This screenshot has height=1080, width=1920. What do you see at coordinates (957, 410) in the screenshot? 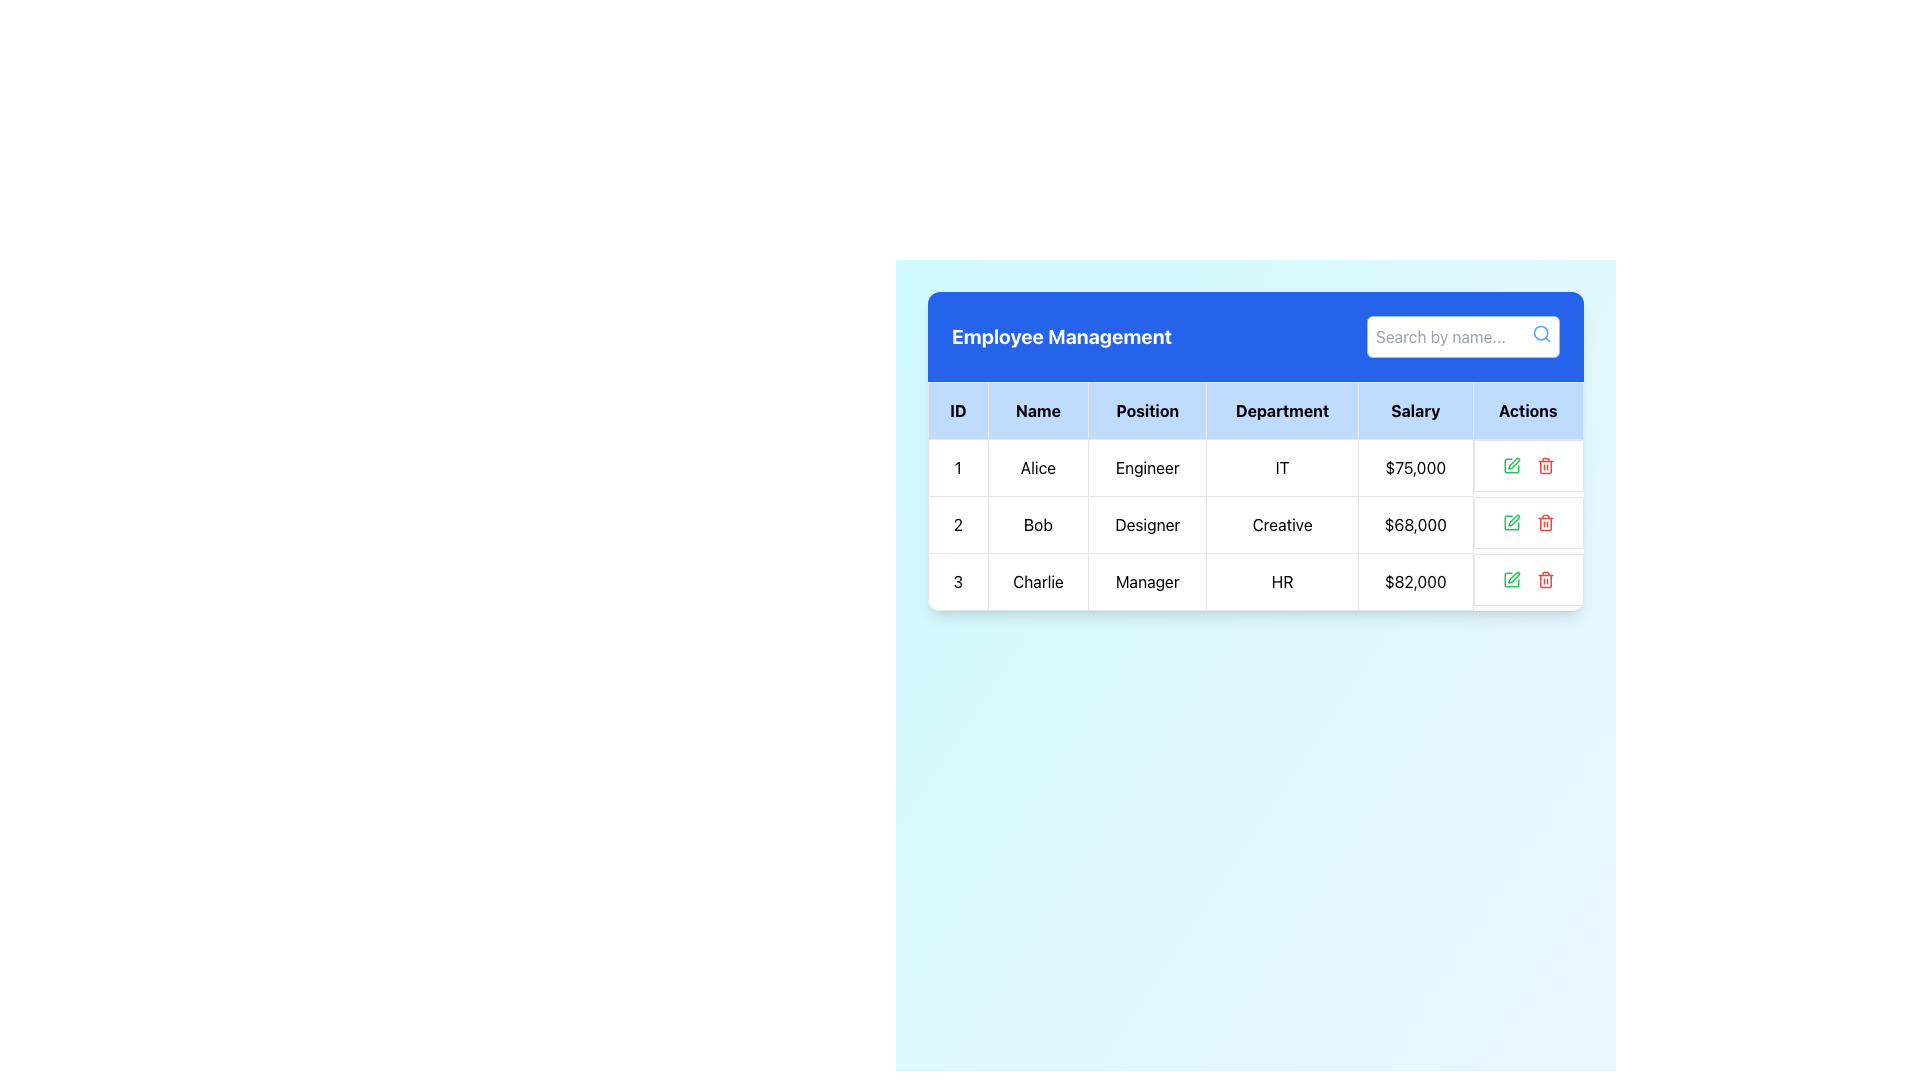
I see `the 'ID' Header Cell, which displays bold black letters centered in a rectangular cell, located at the top left of the header row before the 'Name' column` at bounding box center [957, 410].